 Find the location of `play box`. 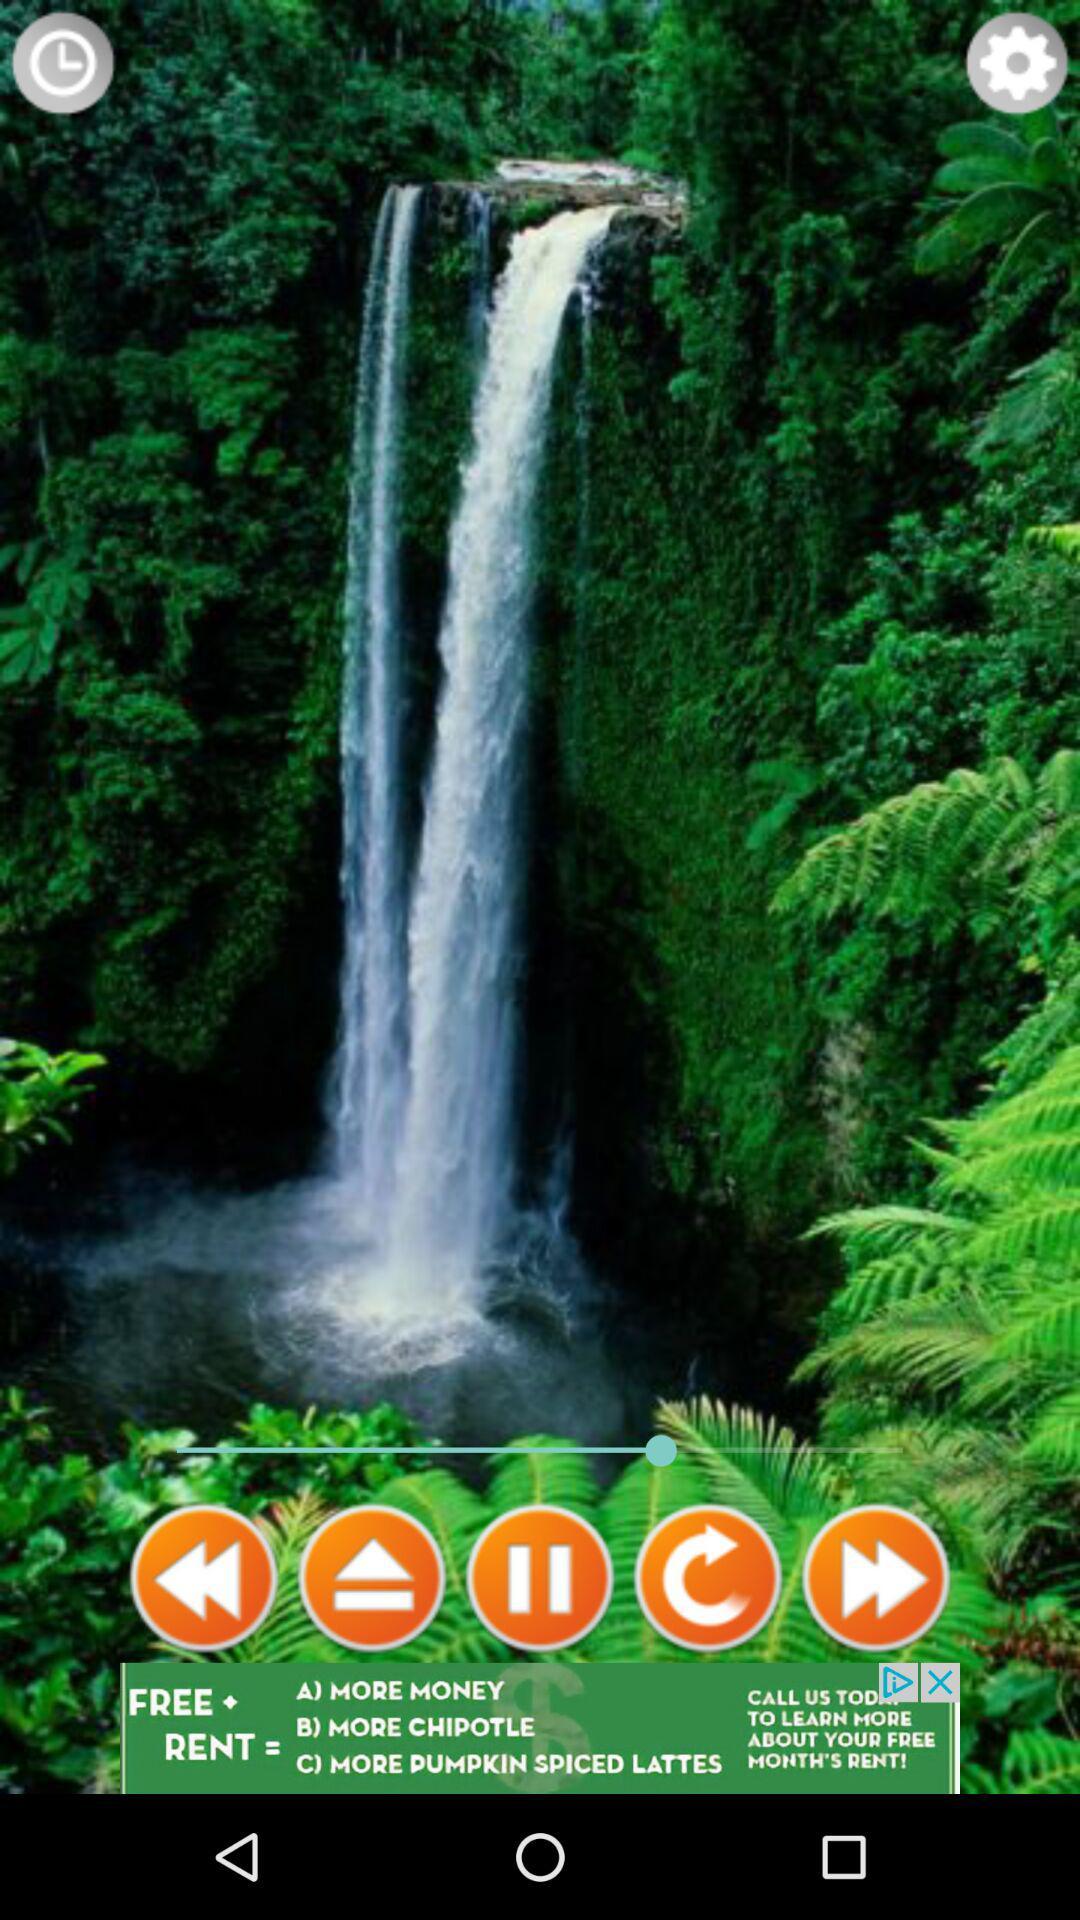

play box is located at coordinates (371, 1577).